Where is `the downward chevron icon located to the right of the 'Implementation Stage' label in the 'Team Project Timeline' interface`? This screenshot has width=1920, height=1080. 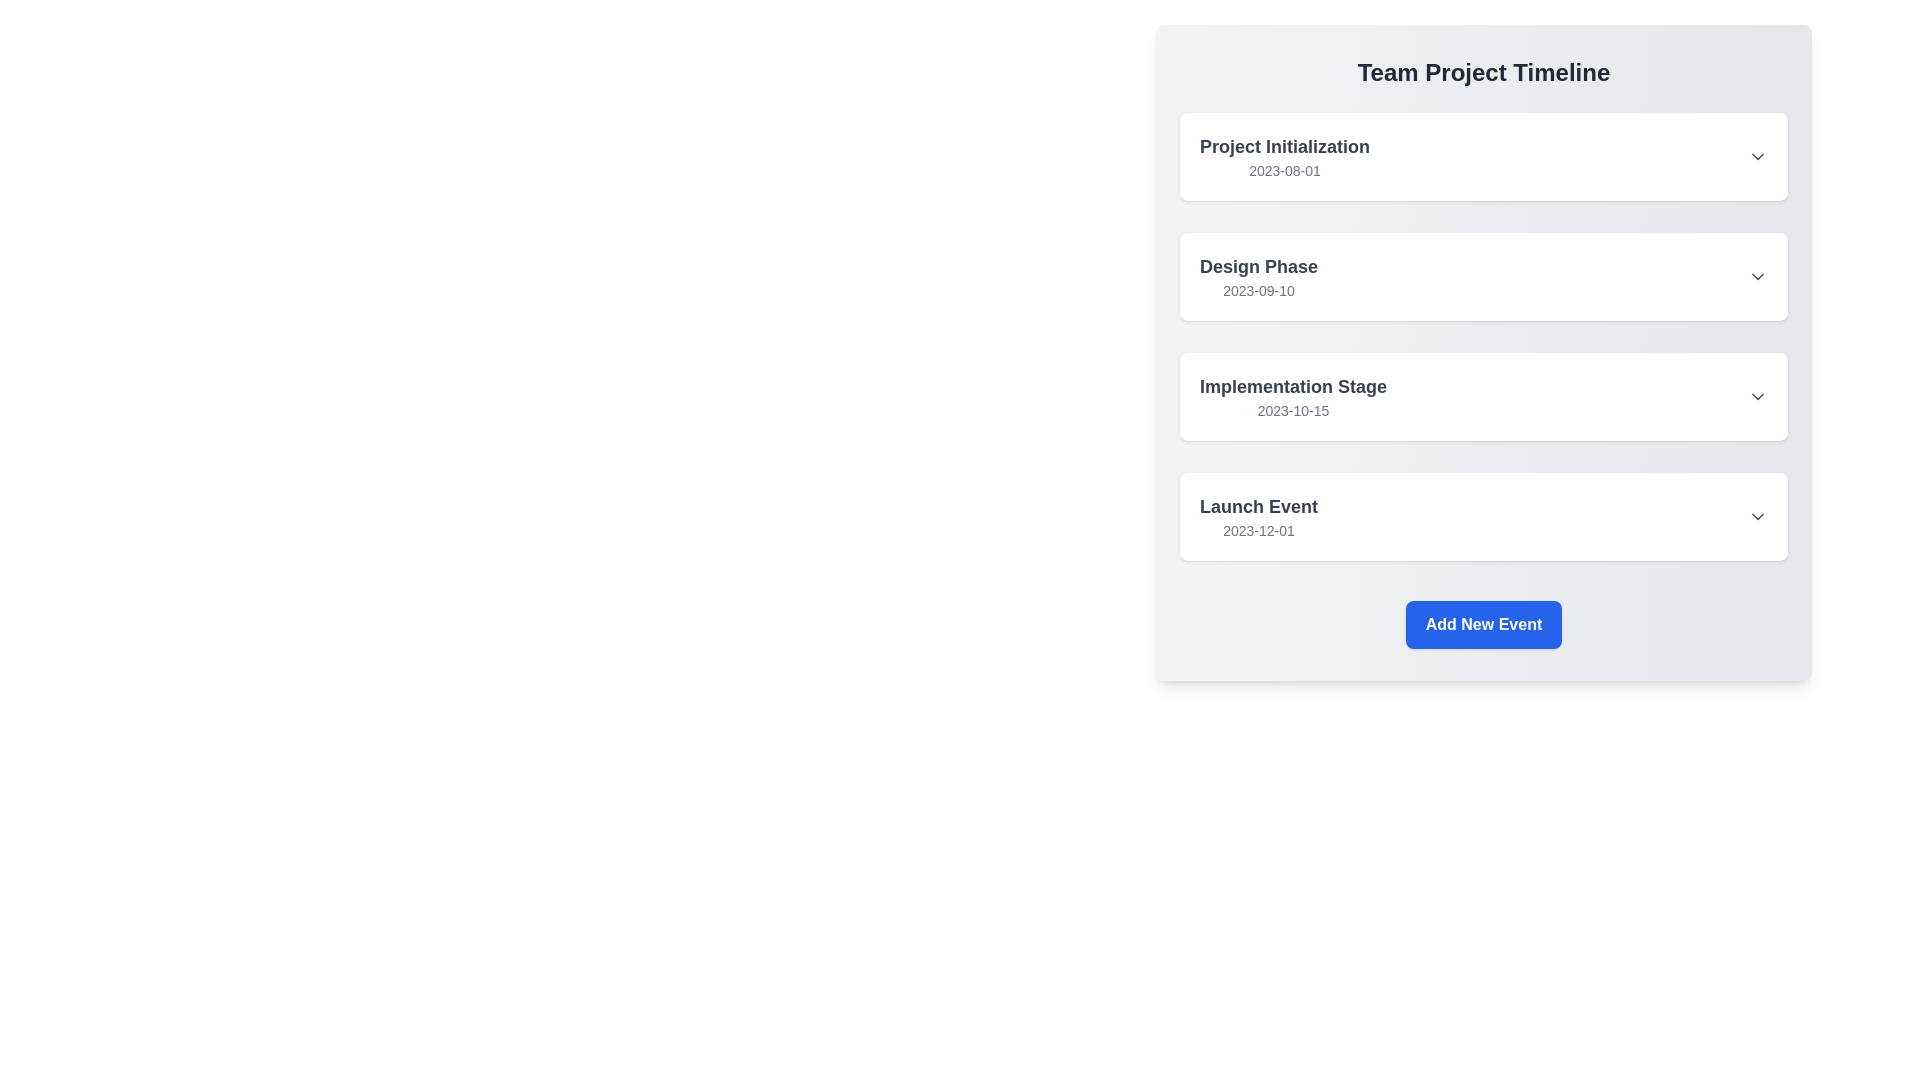 the downward chevron icon located to the right of the 'Implementation Stage' label in the 'Team Project Timeline' interface is located at coordinates (1756, 397).